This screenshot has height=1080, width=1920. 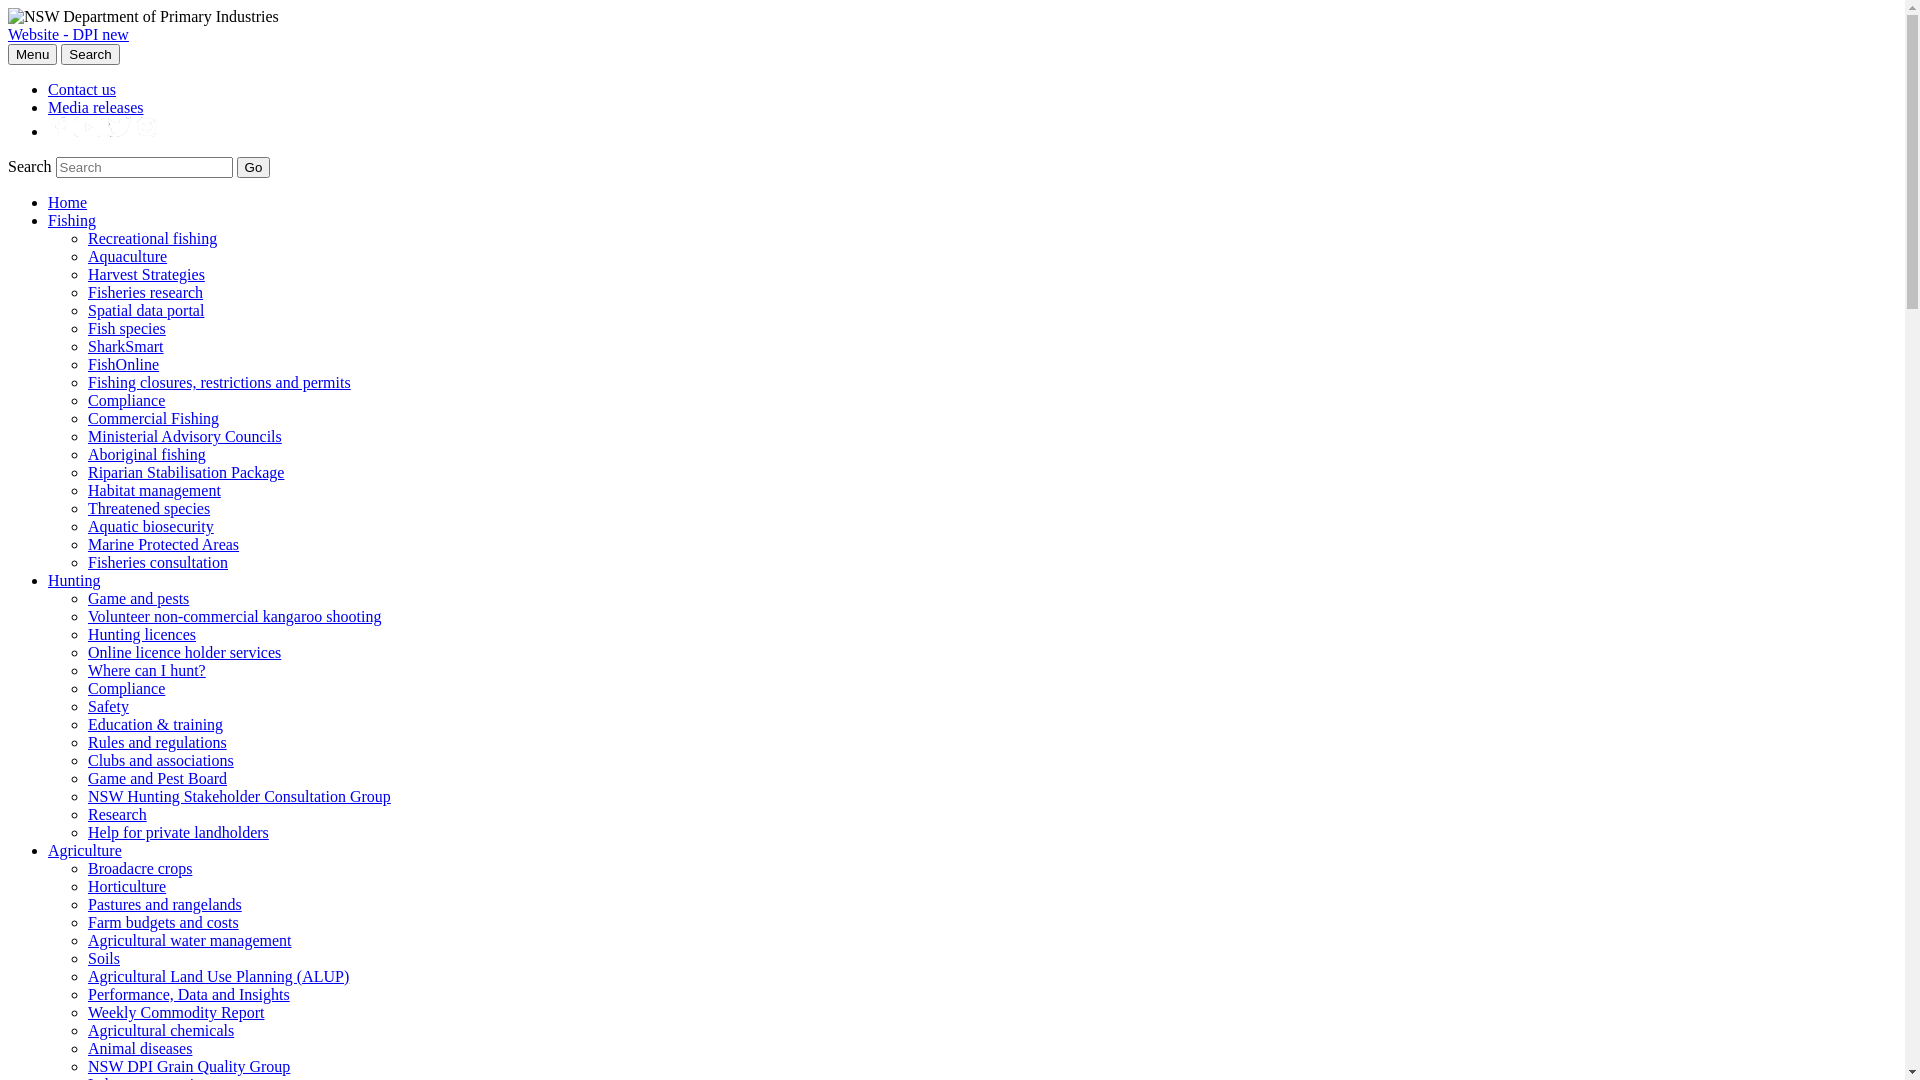 I want to click on 'Help for private landholders', so click(x=178, y=832).